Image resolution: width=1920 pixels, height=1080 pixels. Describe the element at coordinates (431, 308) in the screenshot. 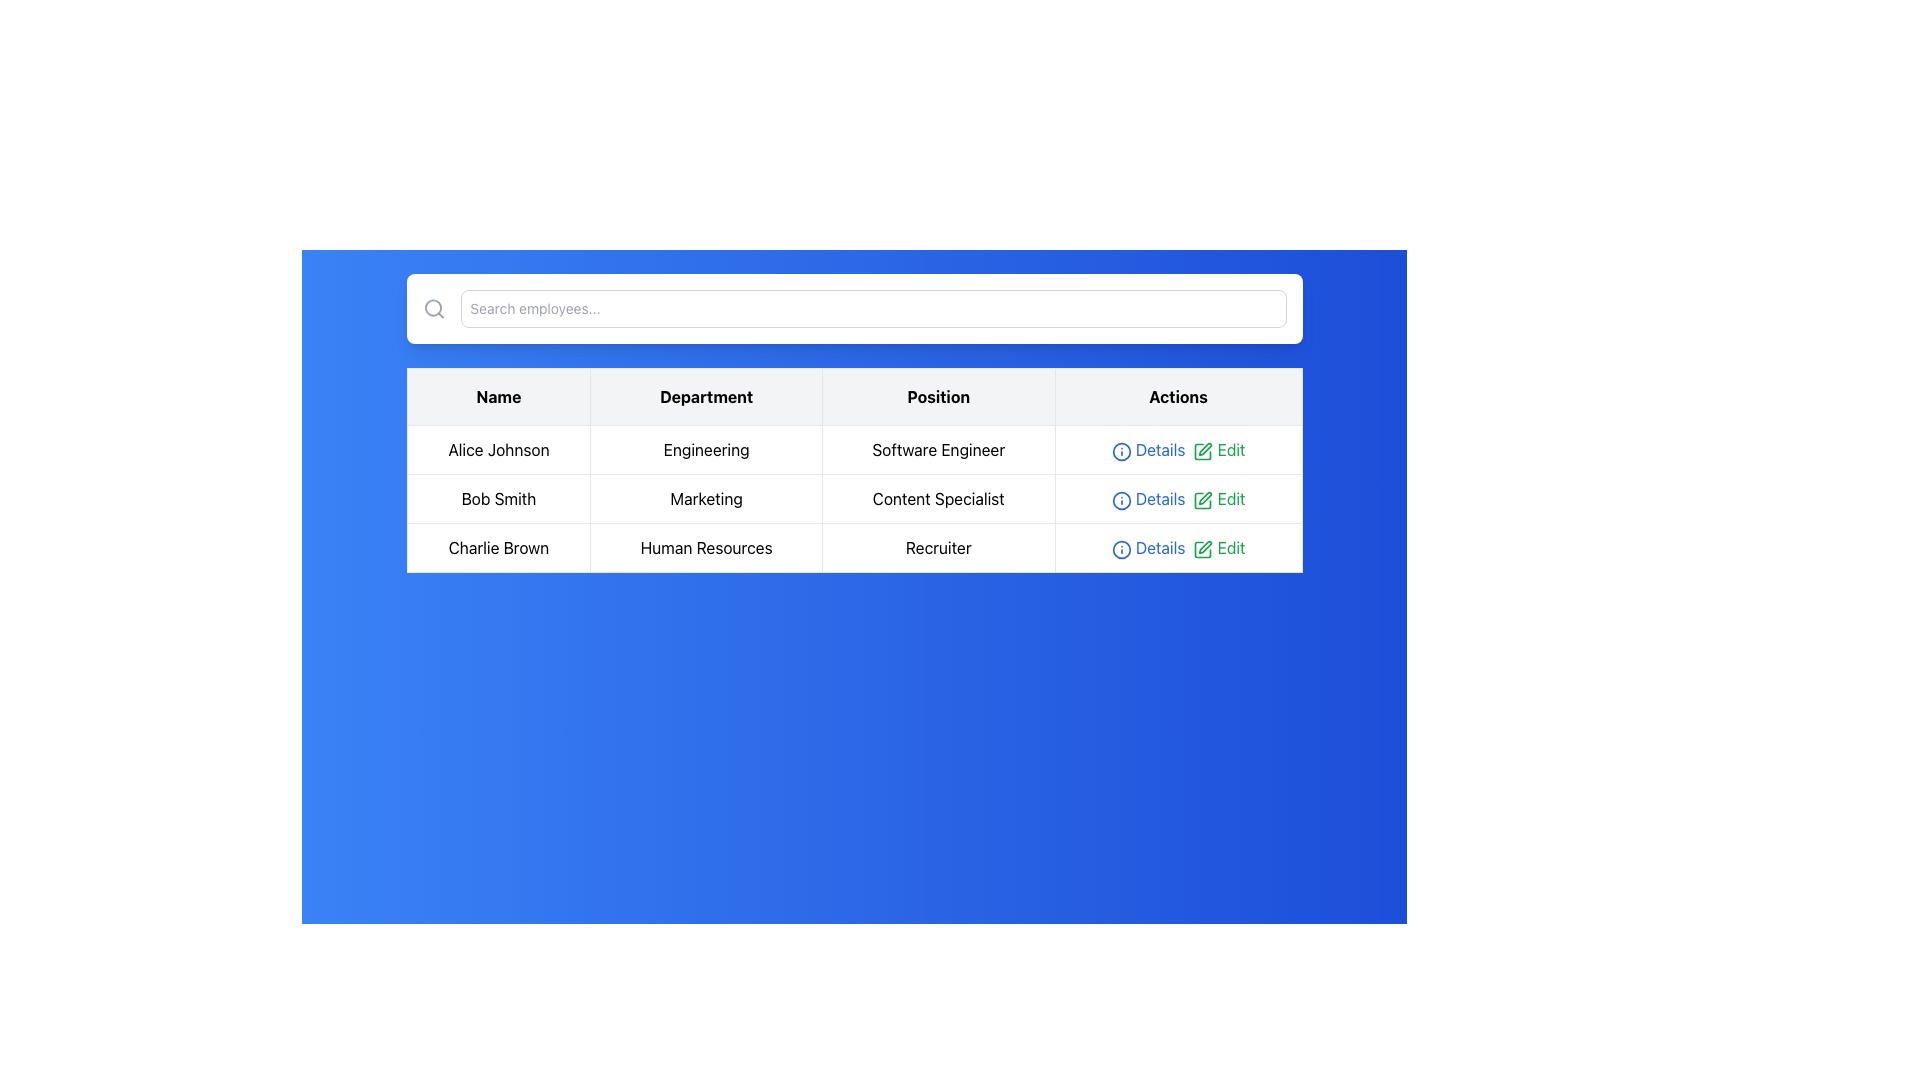

I see `the circular portion of the search icon located at the top-left corner of the header section` at that location.